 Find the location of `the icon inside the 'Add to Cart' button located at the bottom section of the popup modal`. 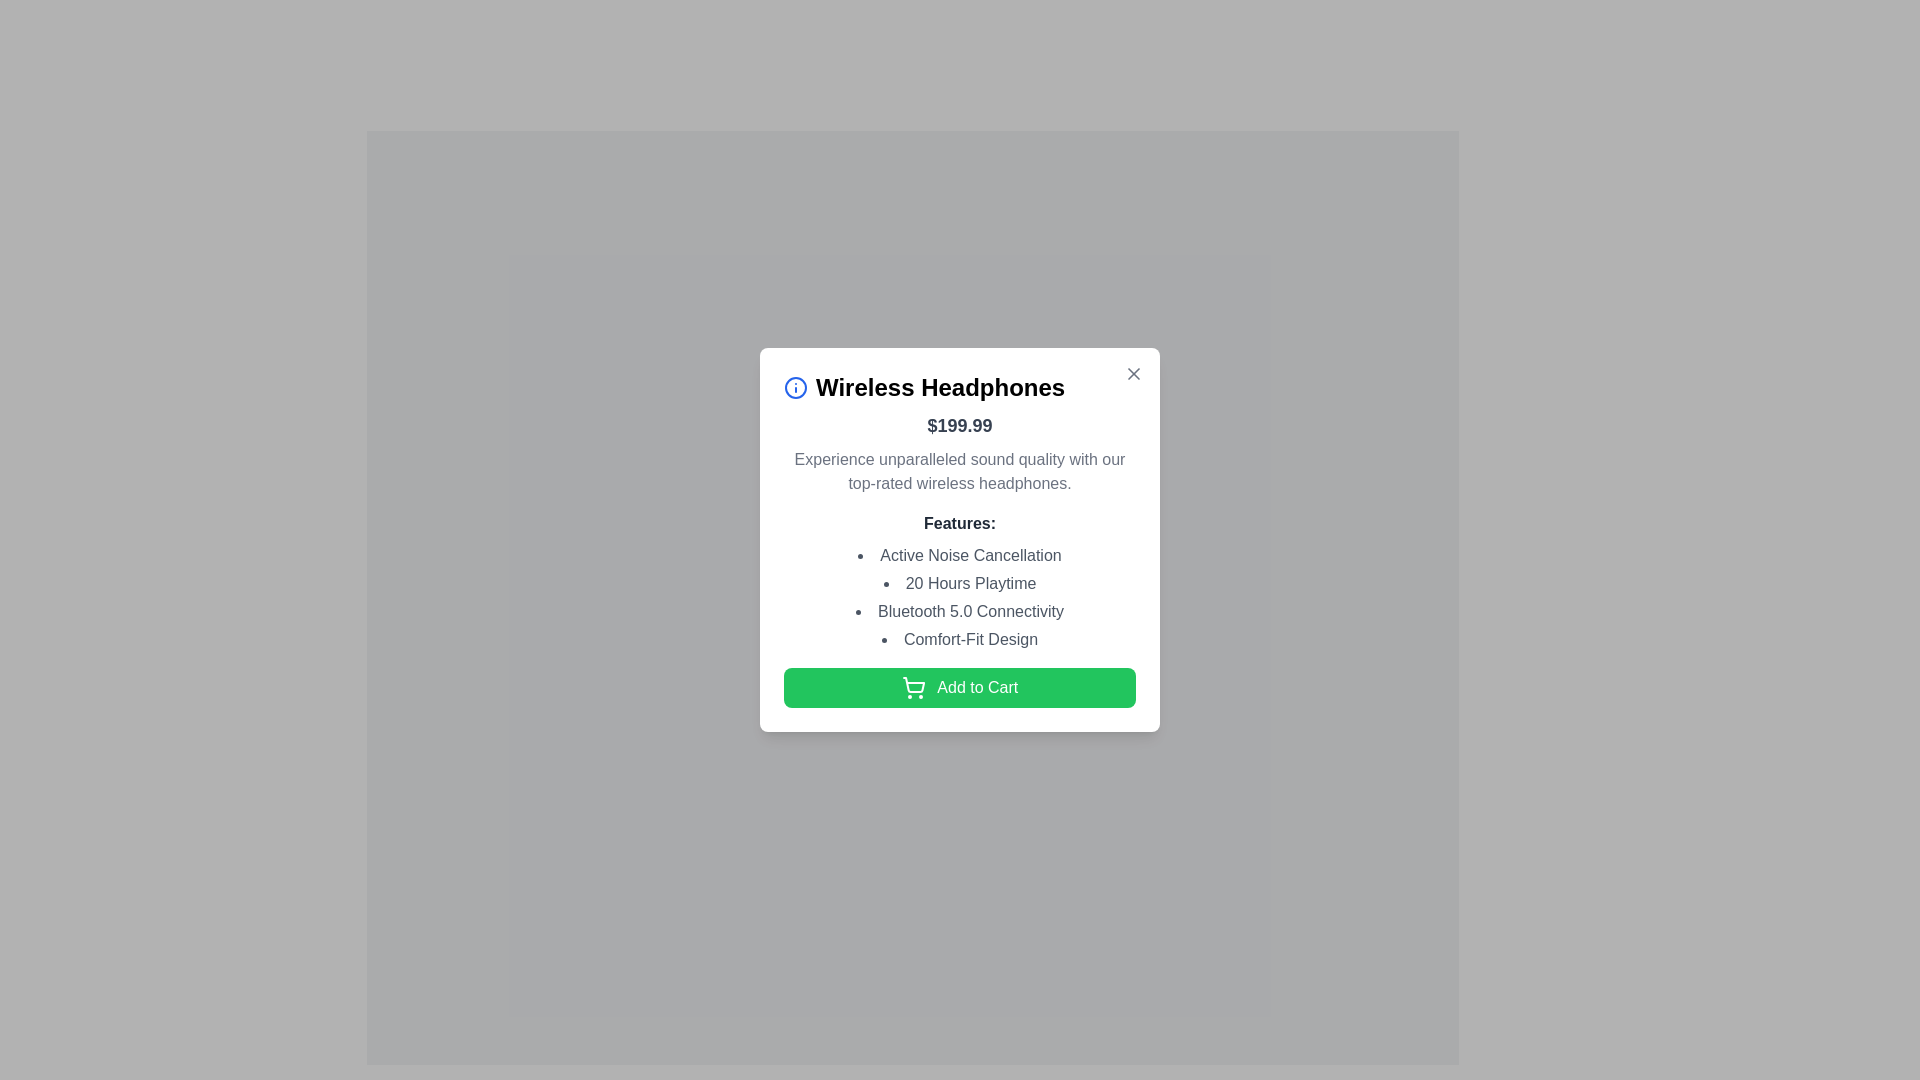

the icon inside the 'Add to Cart' button located at the bottom section of the popup modal is located at coordinates (912, 687).